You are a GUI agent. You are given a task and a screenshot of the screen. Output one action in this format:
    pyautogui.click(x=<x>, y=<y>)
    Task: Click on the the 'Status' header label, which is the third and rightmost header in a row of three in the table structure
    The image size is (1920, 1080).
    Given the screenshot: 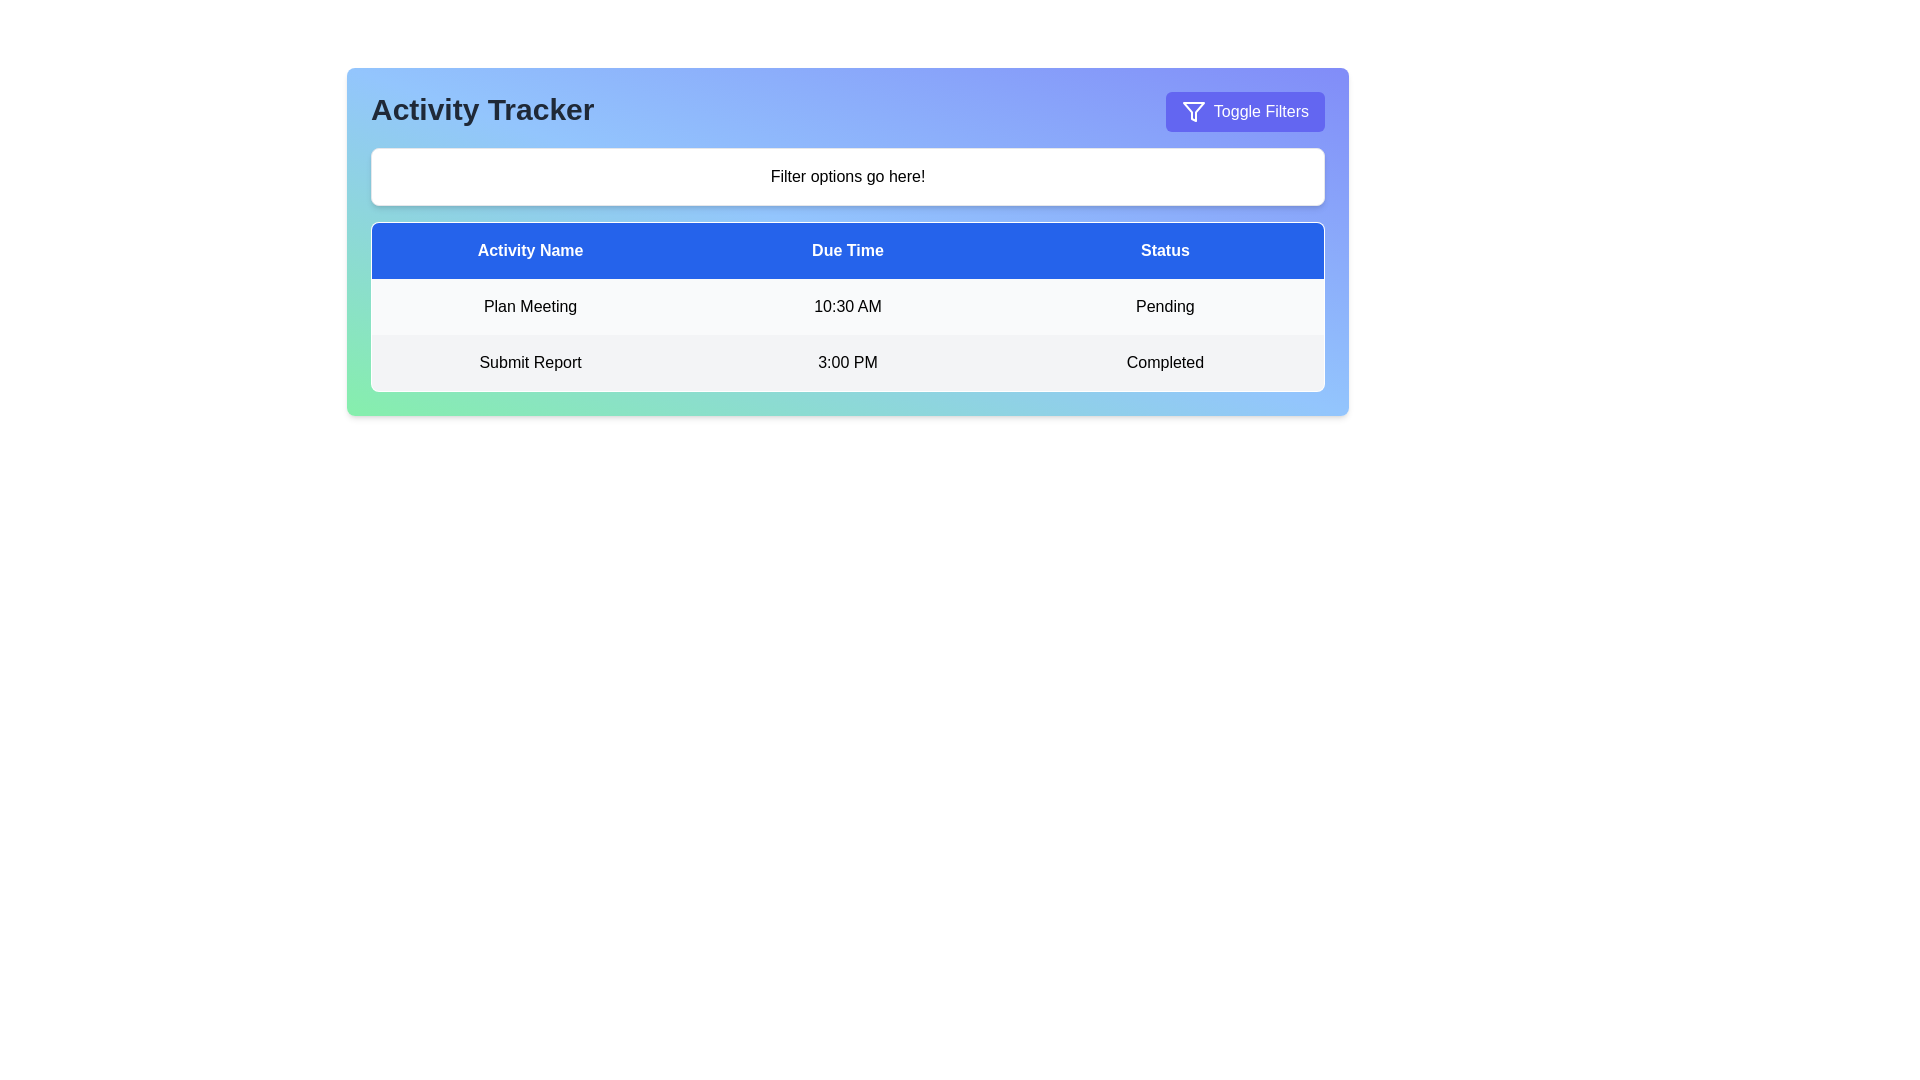 What is the action you would take?
    pyautogui.click(x=1165, y=249)
    